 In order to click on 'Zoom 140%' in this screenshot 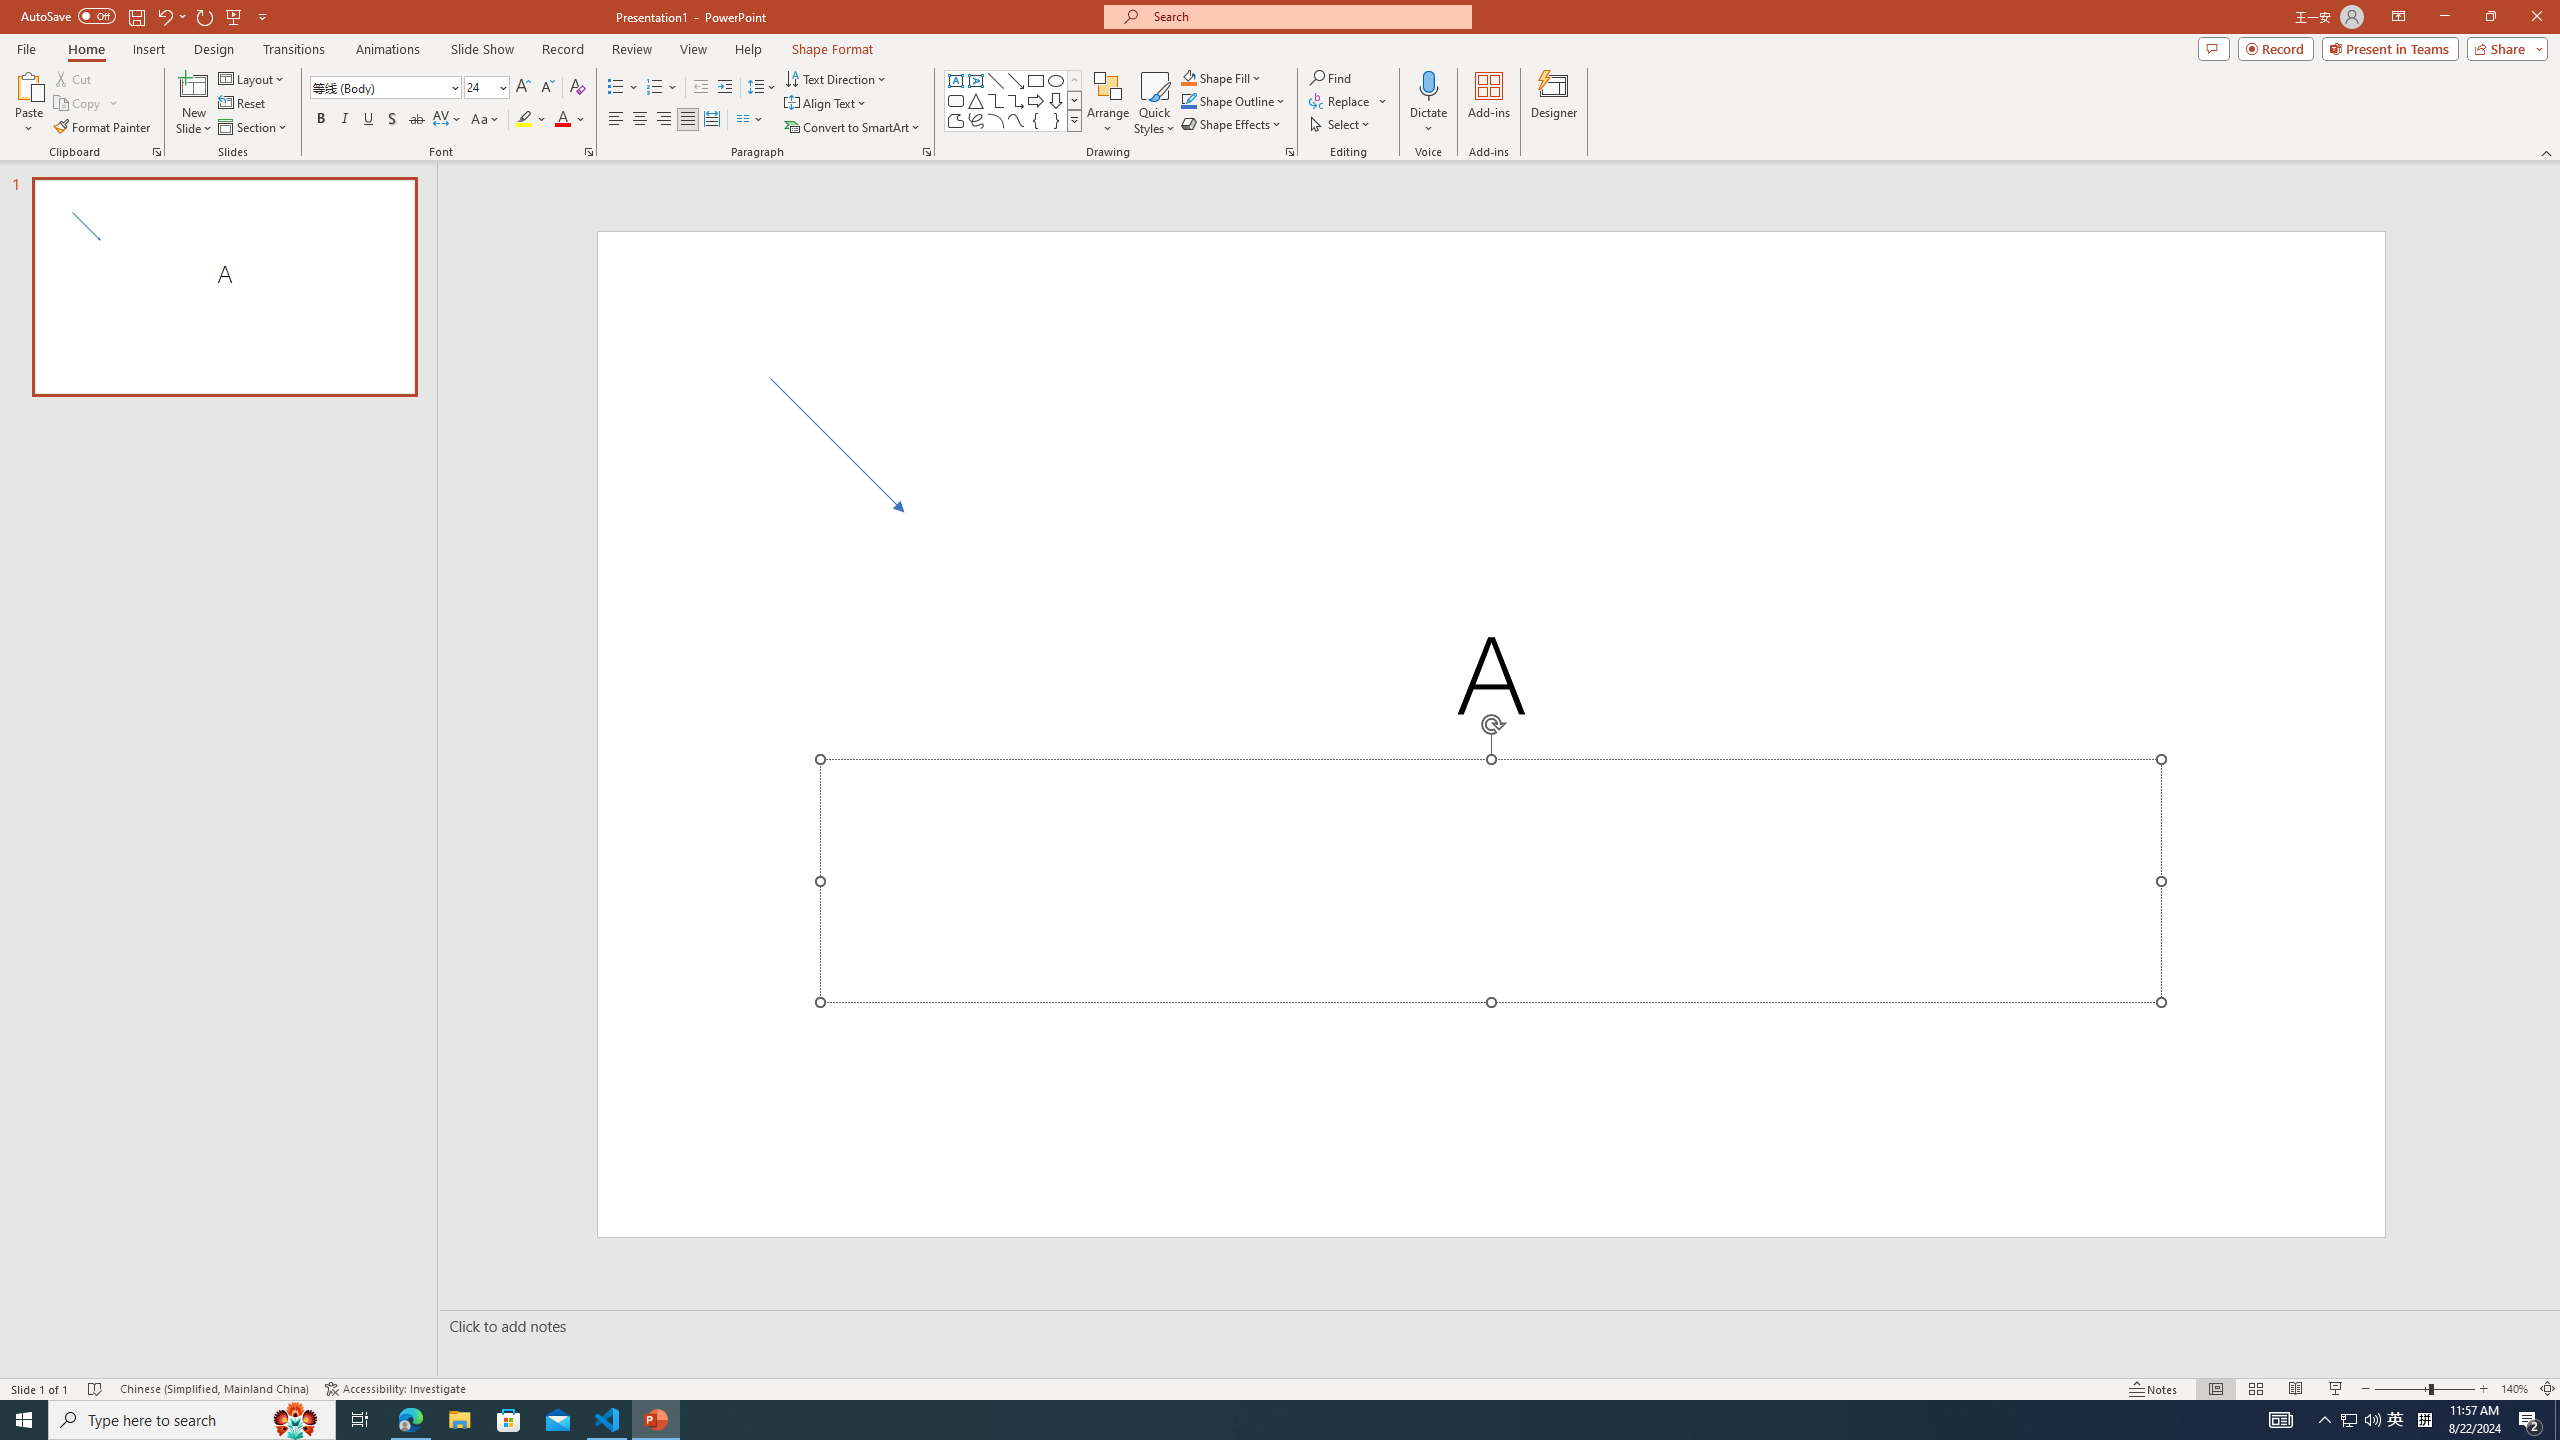, I will do `click(2515, 1389)`.